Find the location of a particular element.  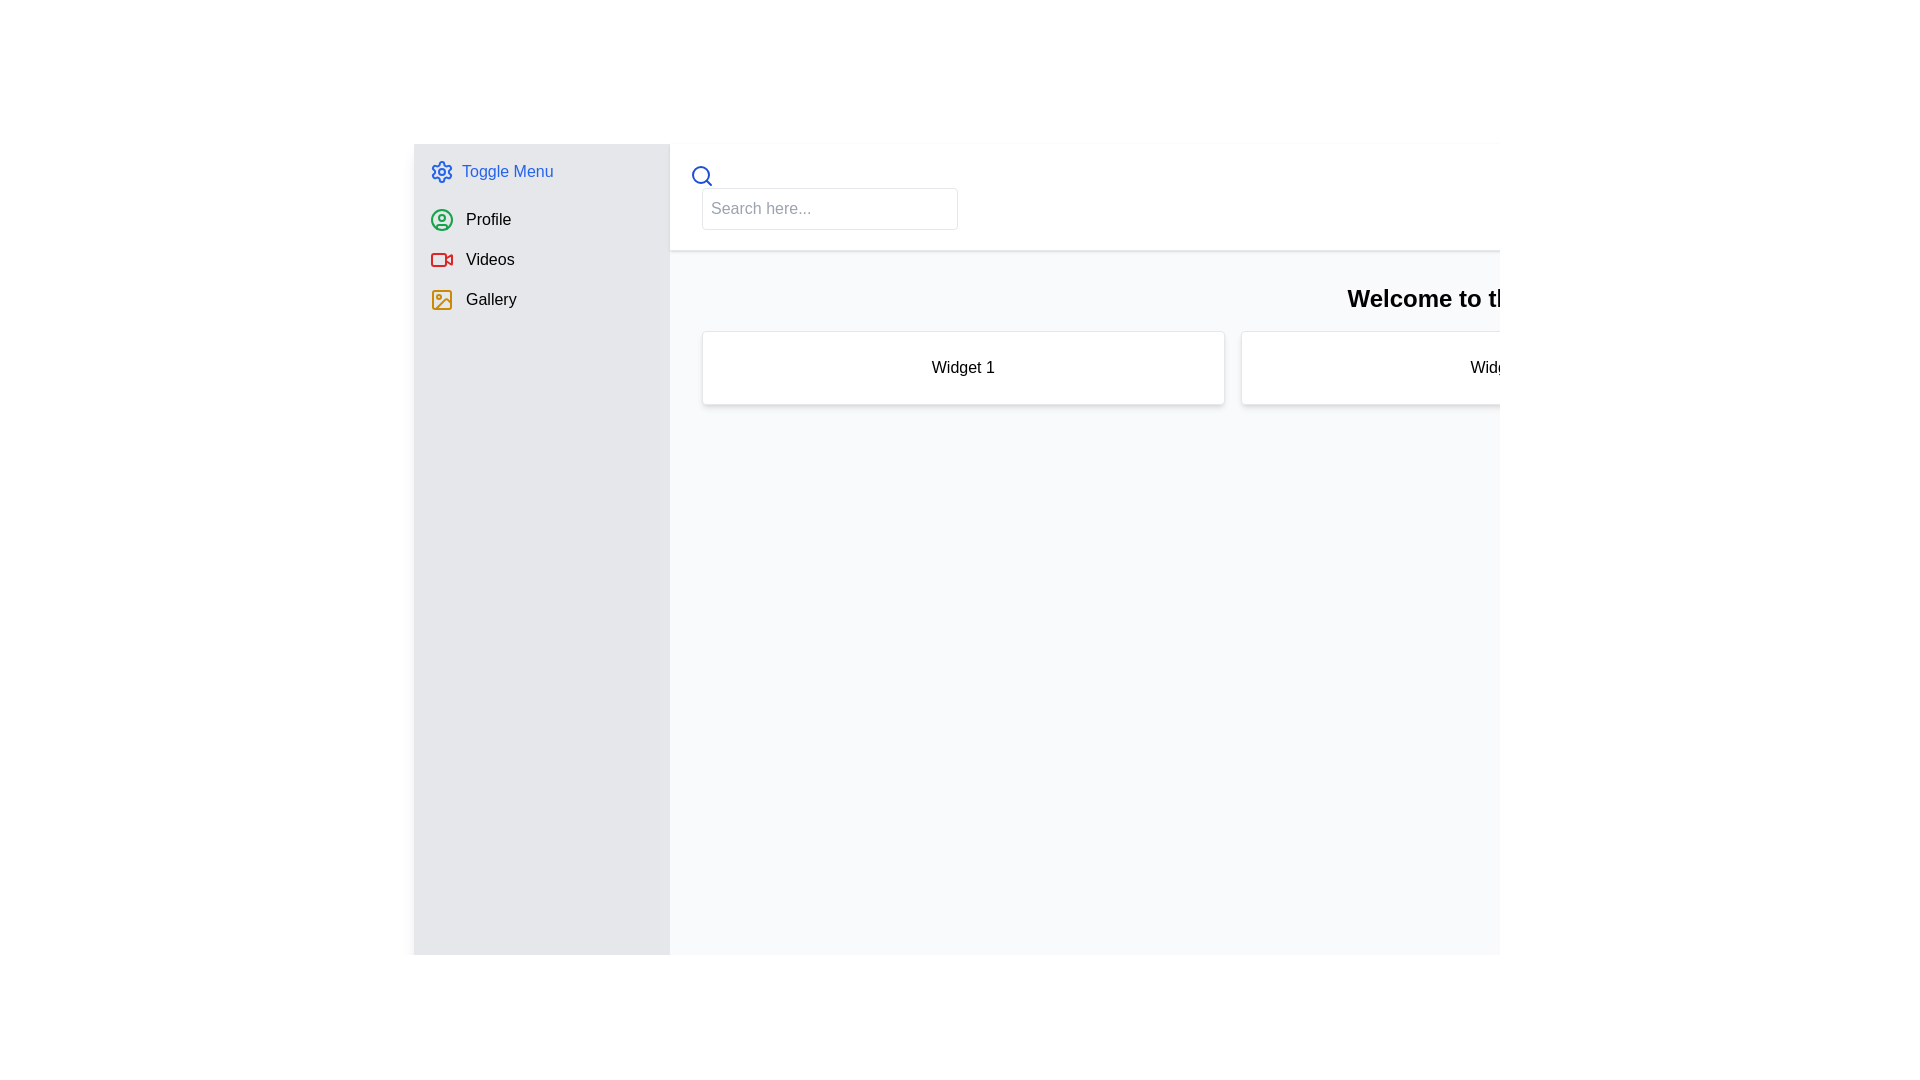

the settings icon located at the top of the left sidebar, which is associated with the 'Toggle Menu' text is located at coordinates (440, 171).